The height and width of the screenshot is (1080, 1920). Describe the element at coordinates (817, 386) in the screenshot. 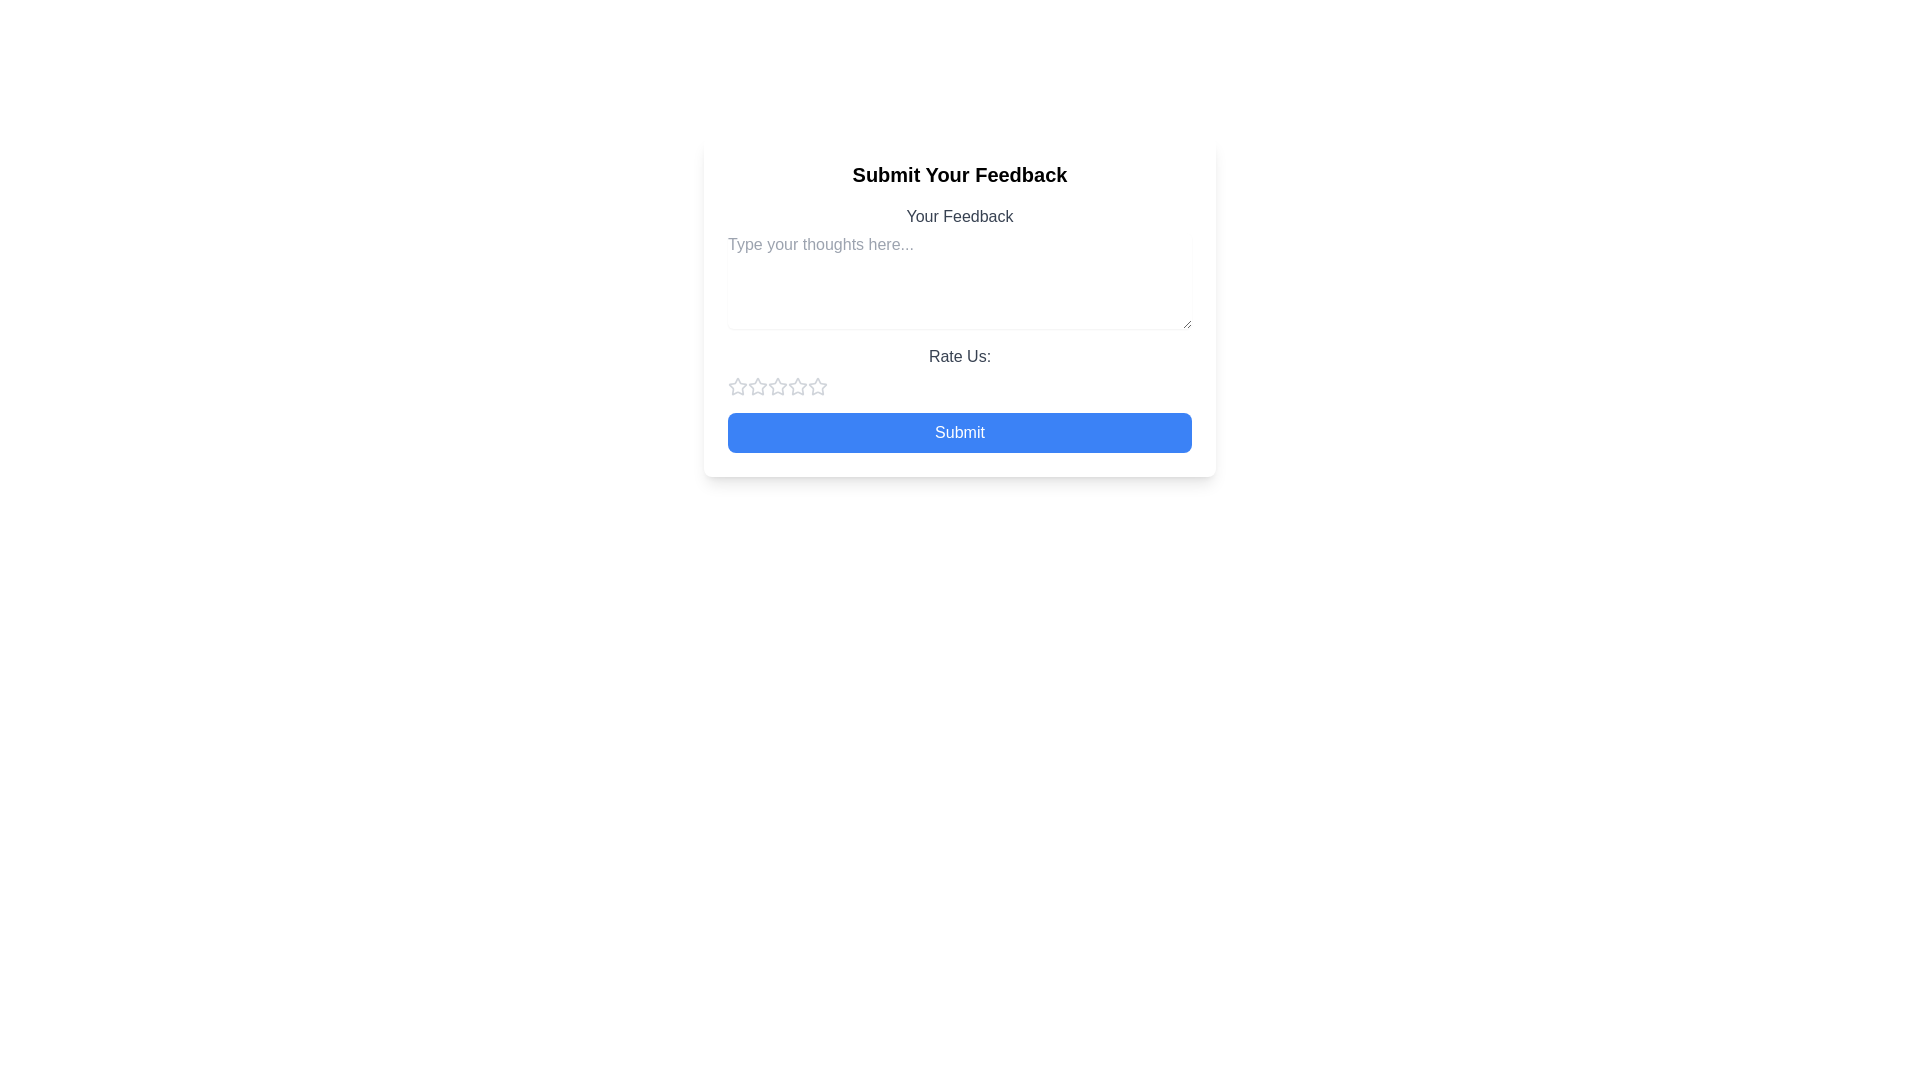

I see `the second star icon in the 'Rate Us' section of the feedback form` at that location.